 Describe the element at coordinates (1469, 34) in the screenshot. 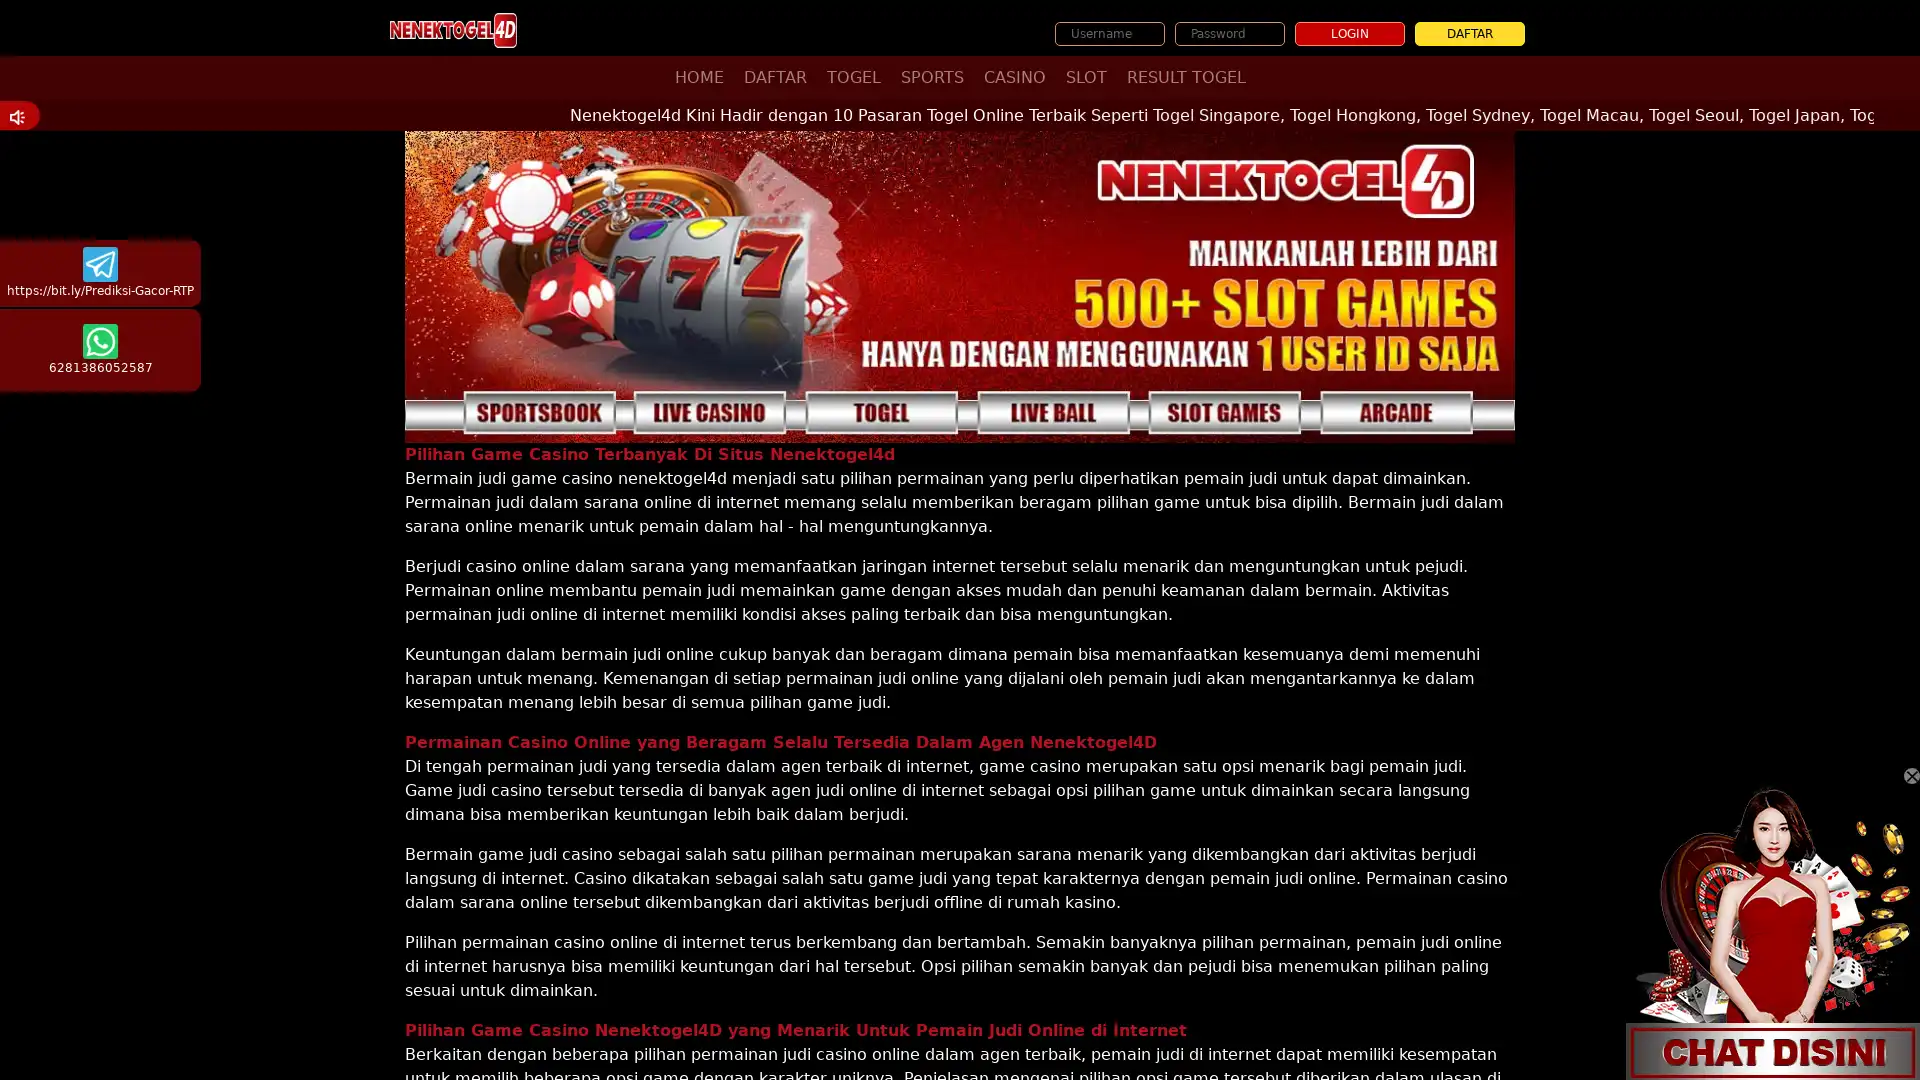

I see `DAFTAR` at that location.